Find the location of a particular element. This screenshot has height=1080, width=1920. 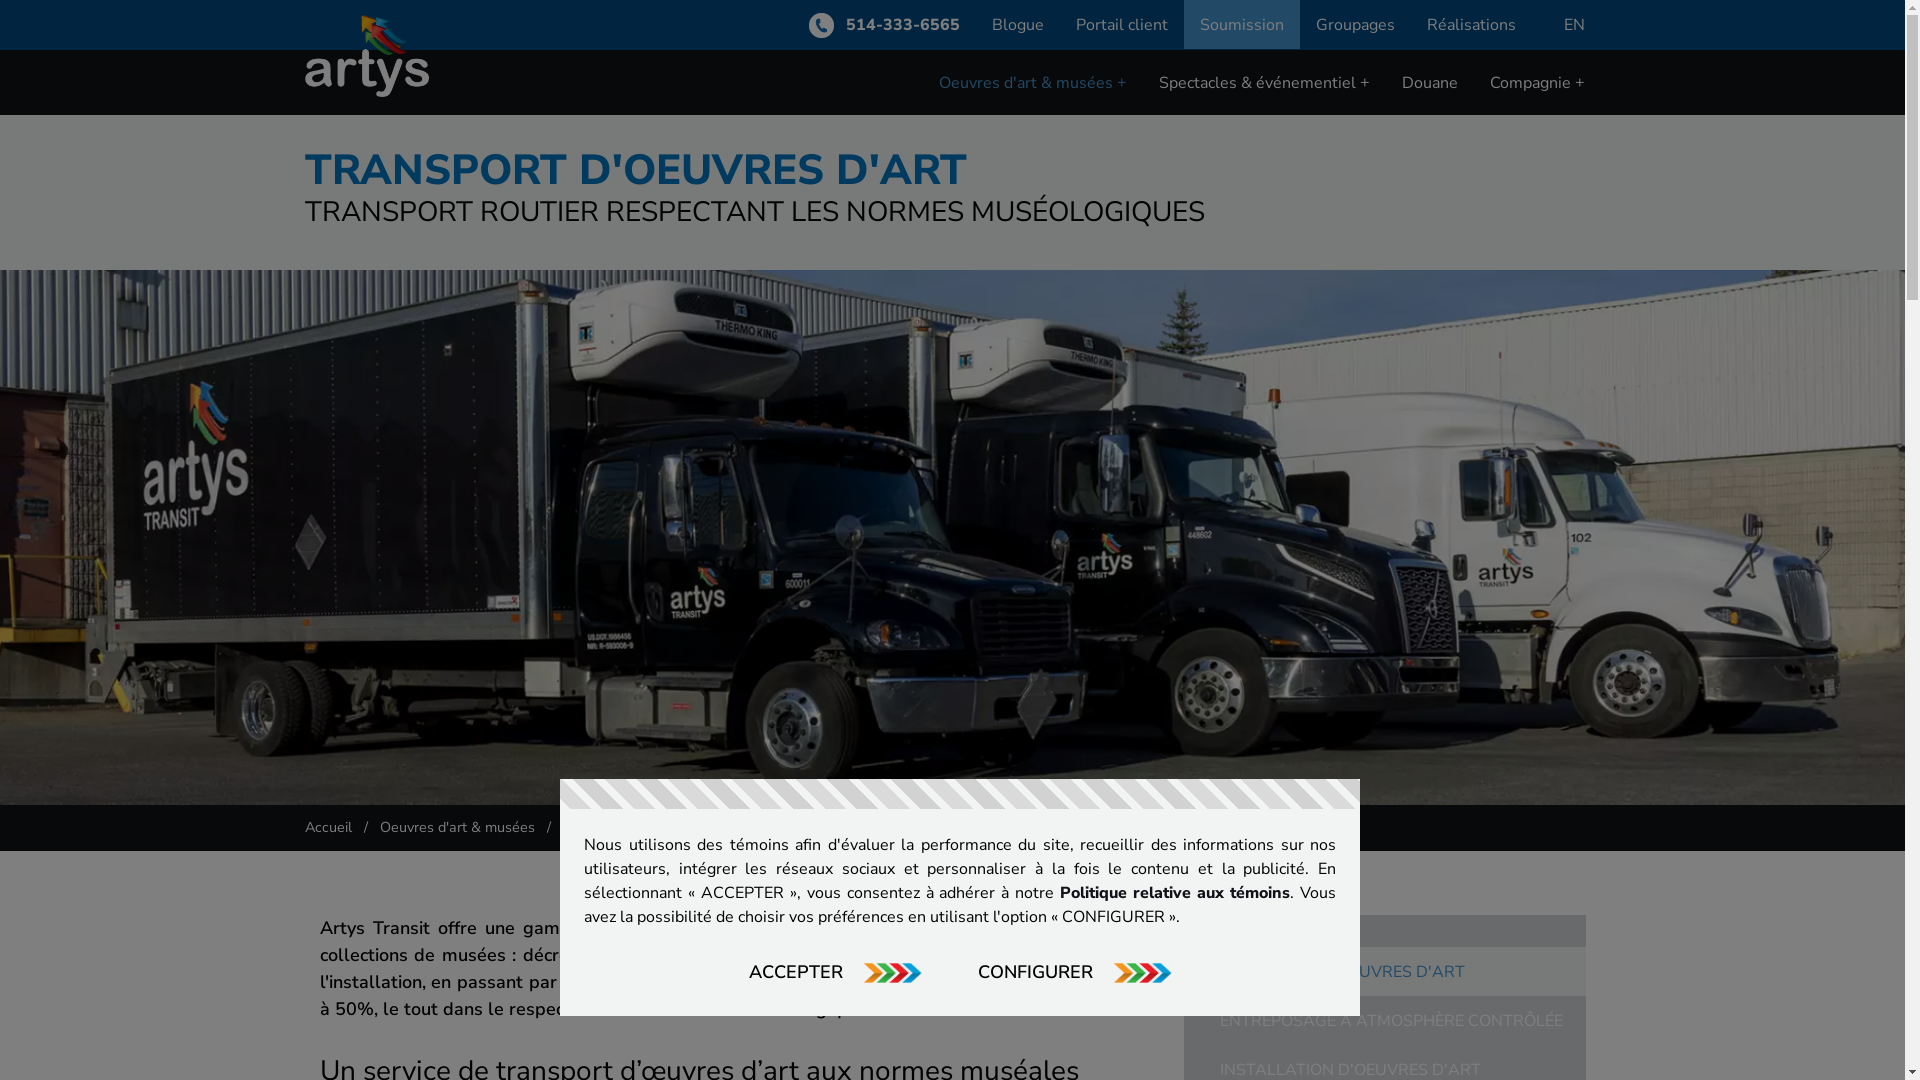

'Blogue' is located at coordinates (1017, 24).